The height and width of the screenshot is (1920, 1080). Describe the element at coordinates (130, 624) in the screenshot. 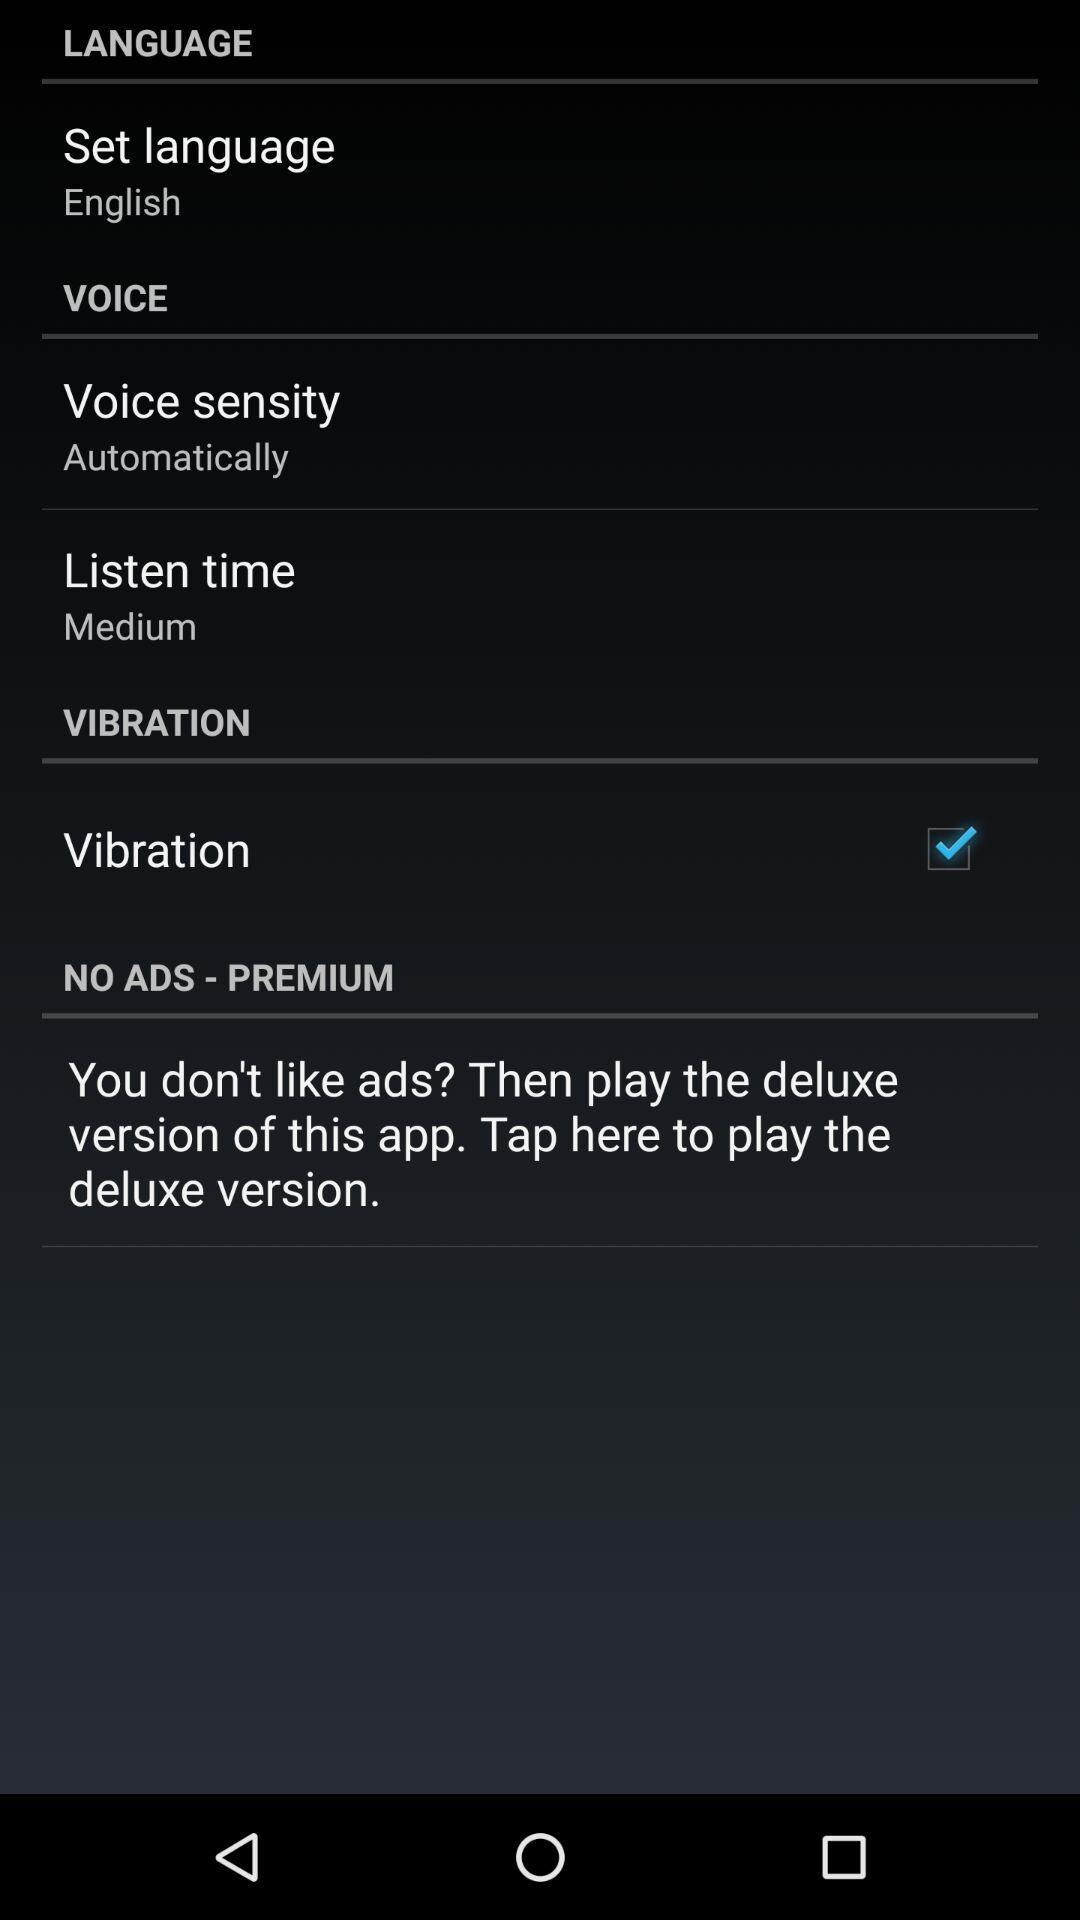

I see `the app below listen time item` at that location.